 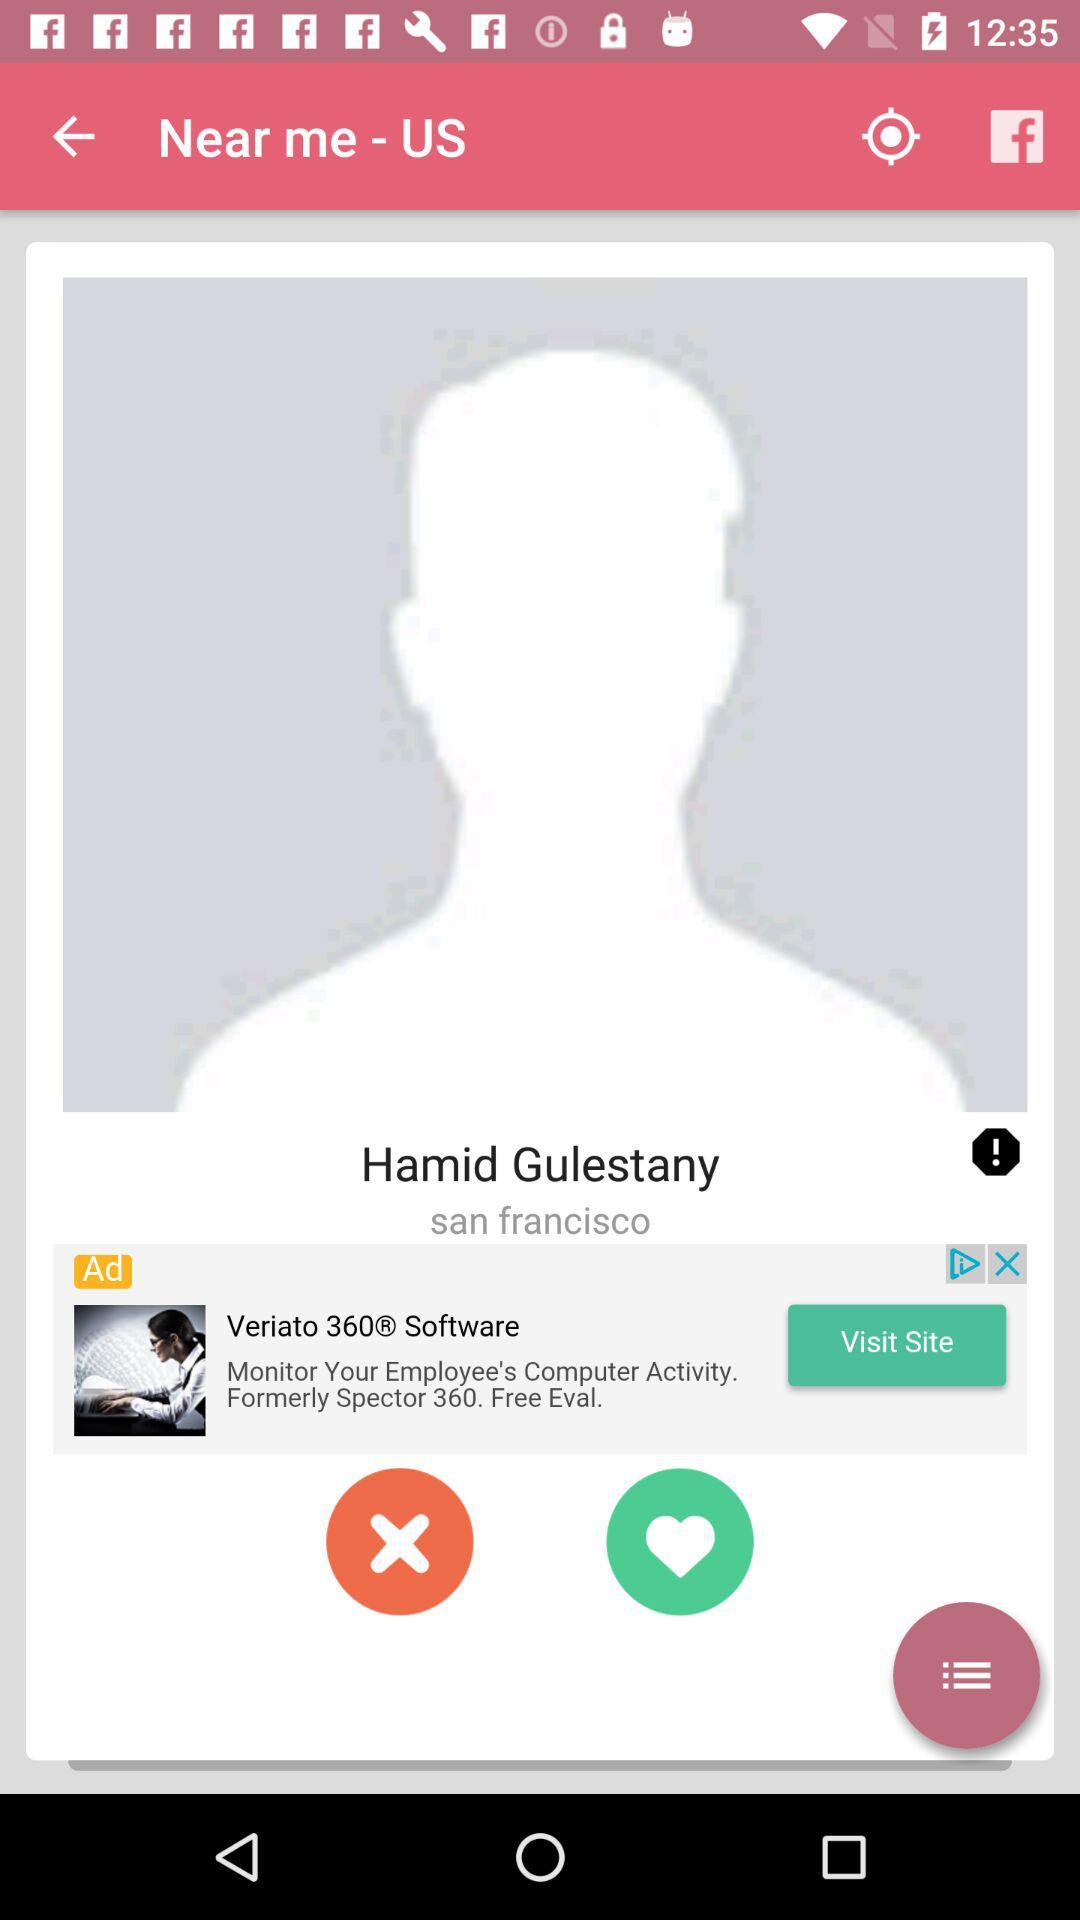 I want to click on warning, so click(x=995, y=1152).